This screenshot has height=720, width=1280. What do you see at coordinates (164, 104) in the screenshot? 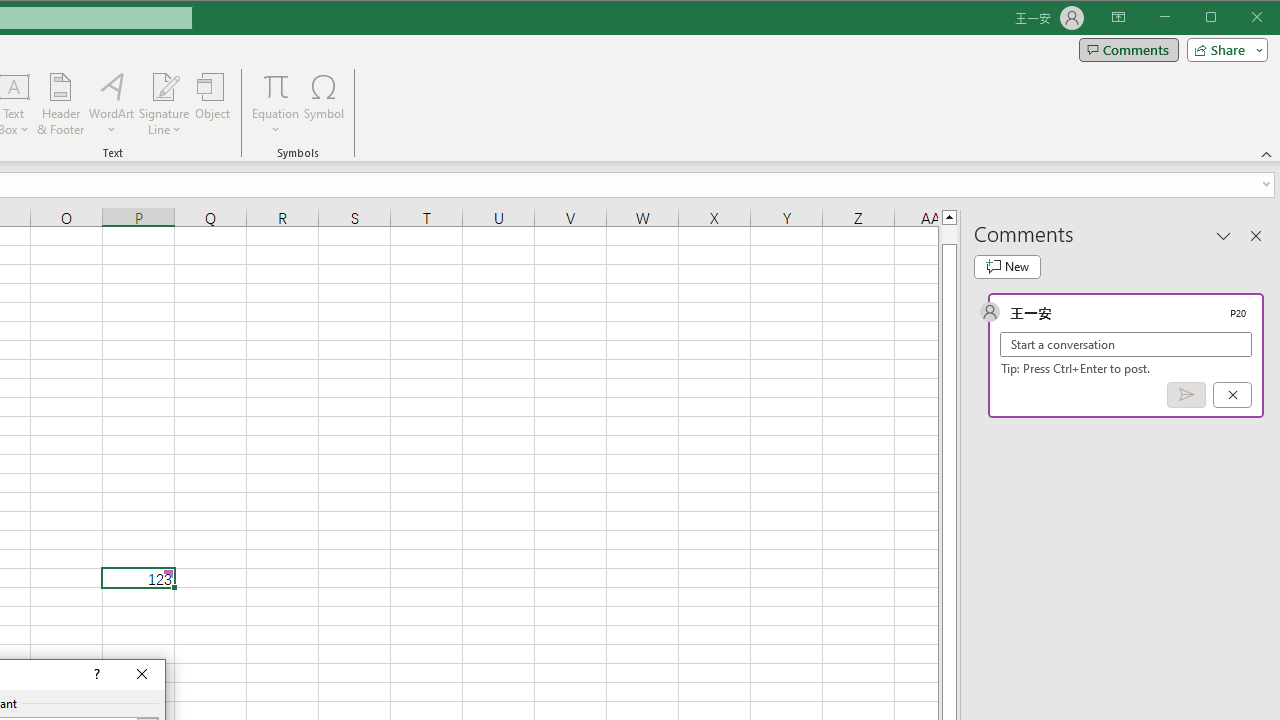
I see `'Signature Line'` at bounding box center [164, 104].